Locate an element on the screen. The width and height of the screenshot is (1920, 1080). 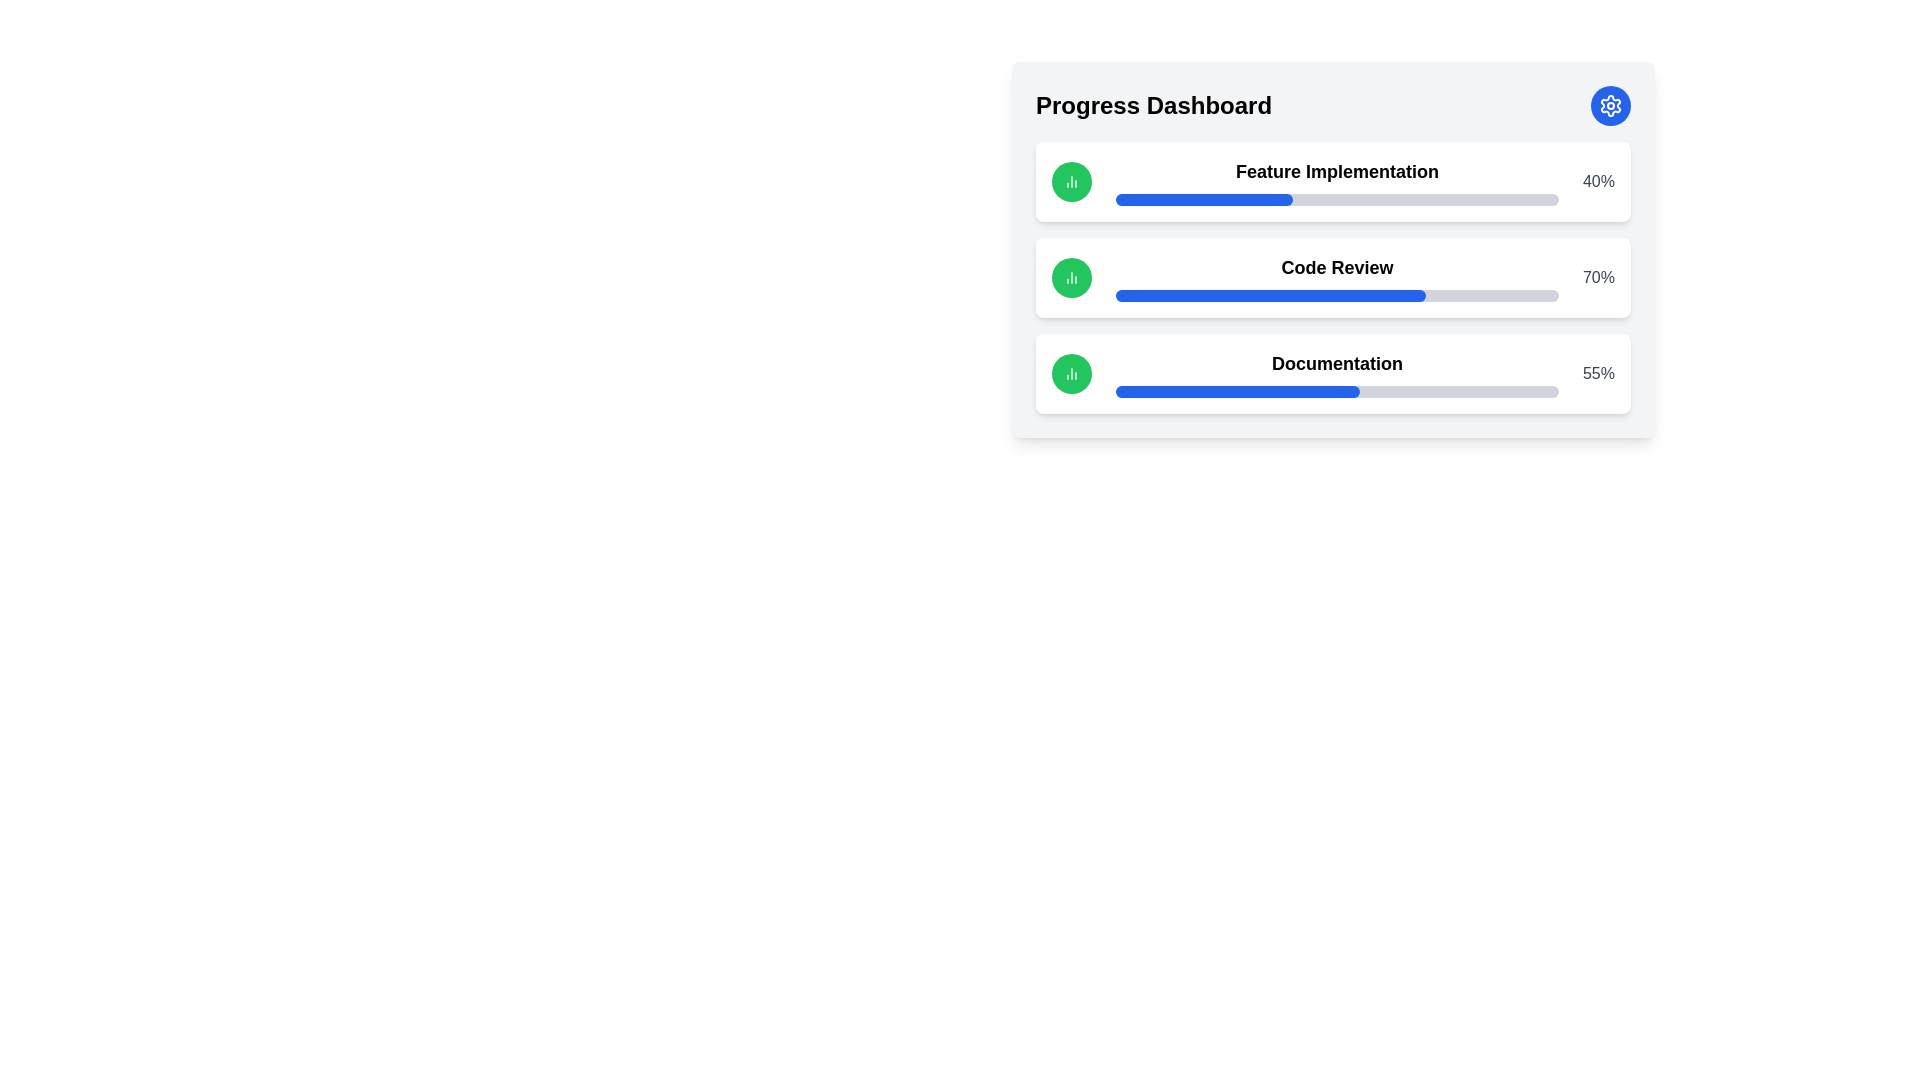
the icon related to the 'Code Review' task within the progress dashboard interface, which is located to the far left of the card labeled 'Code Review' is located at coordinates (1070, 277).